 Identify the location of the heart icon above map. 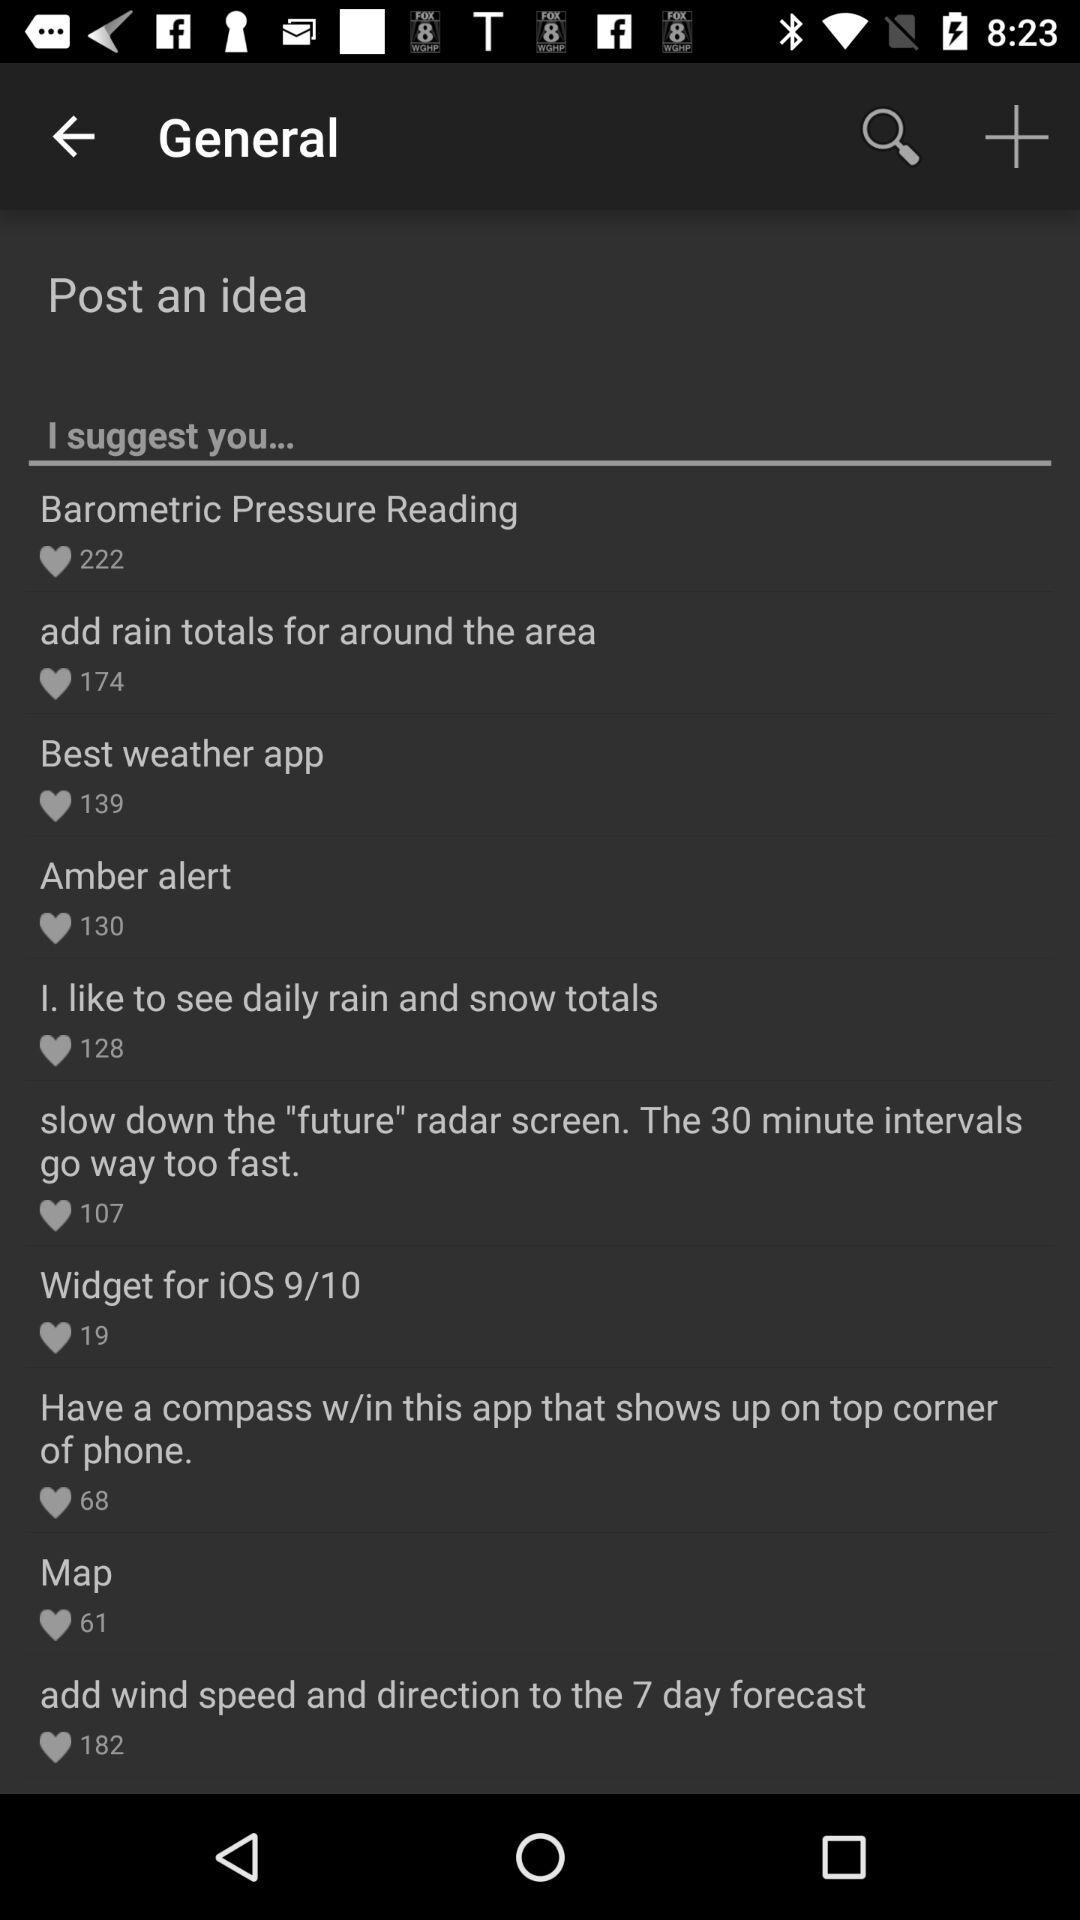
(54, 1502).